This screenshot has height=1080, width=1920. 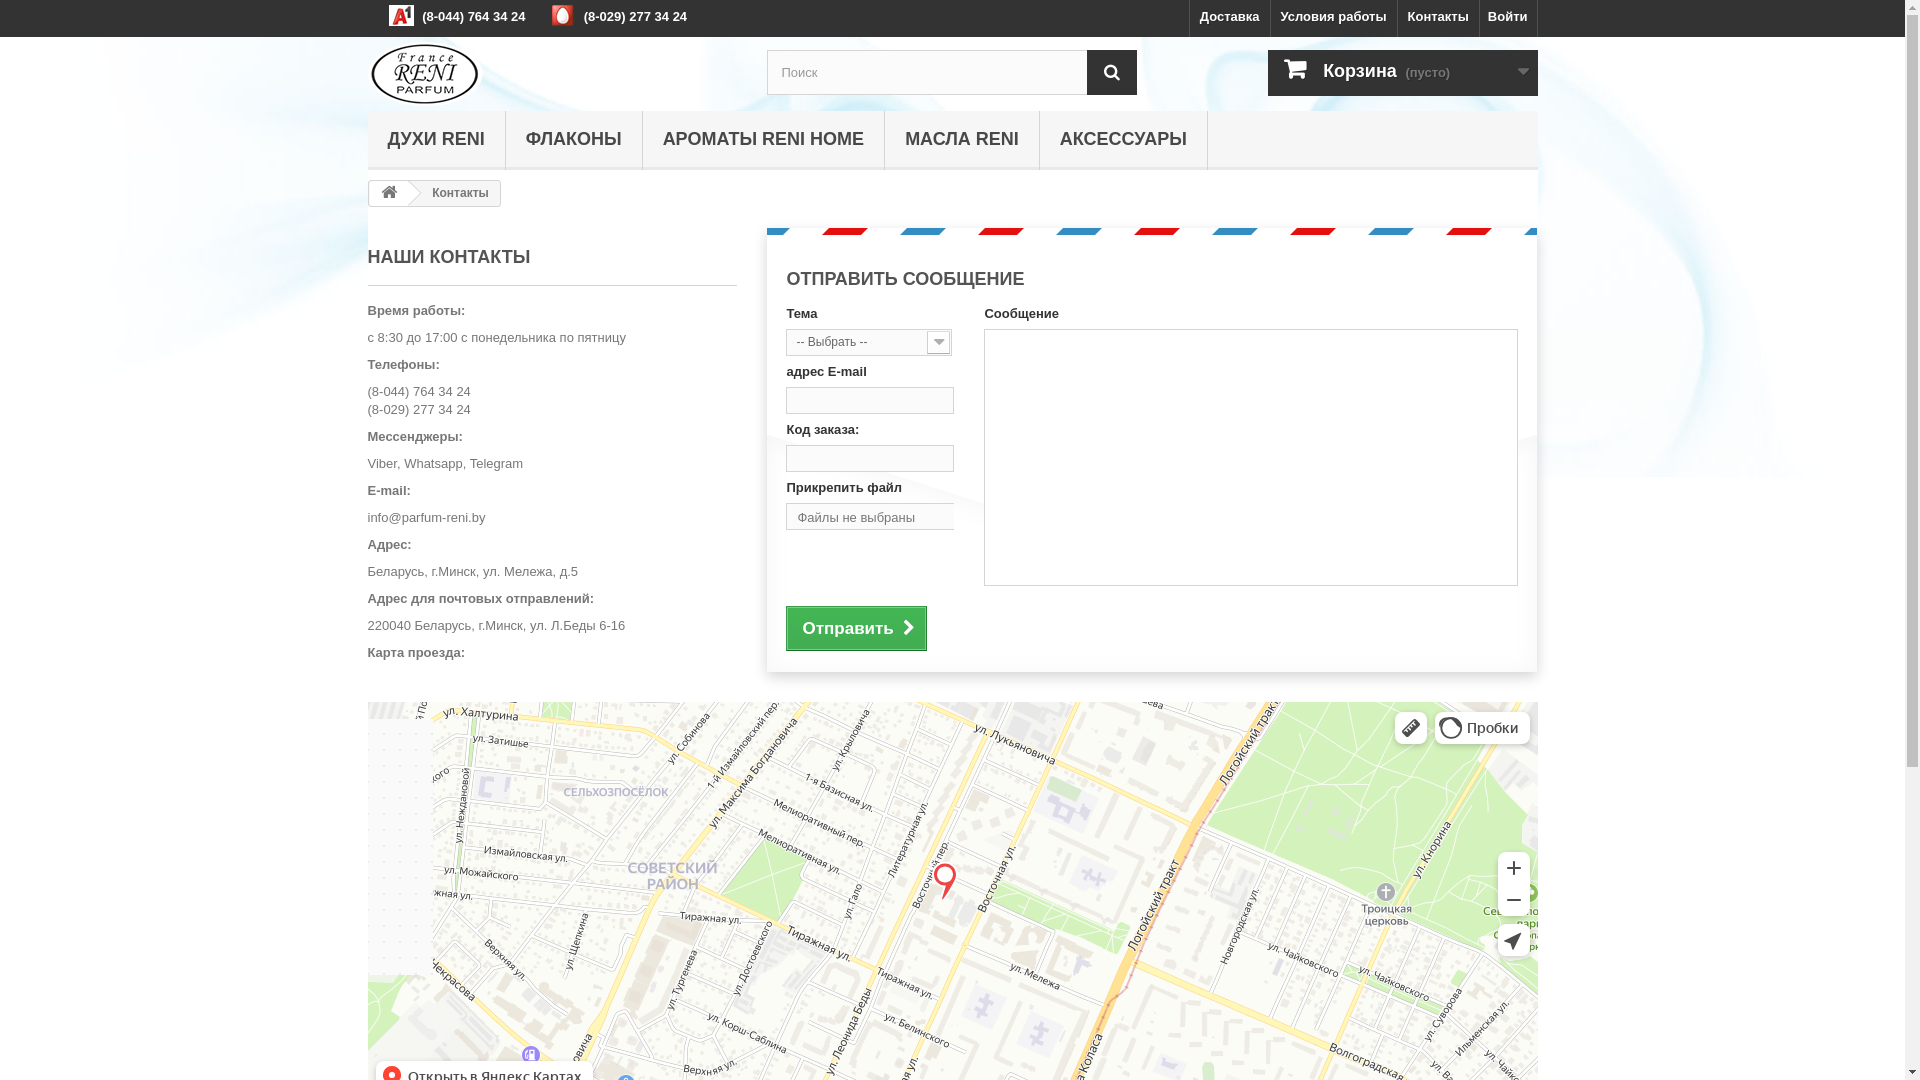 What do you see at coordinates (418, 391) in the screenshot?
I see `'(8-044) 764 34 24'` at bounding box center [418, 391].